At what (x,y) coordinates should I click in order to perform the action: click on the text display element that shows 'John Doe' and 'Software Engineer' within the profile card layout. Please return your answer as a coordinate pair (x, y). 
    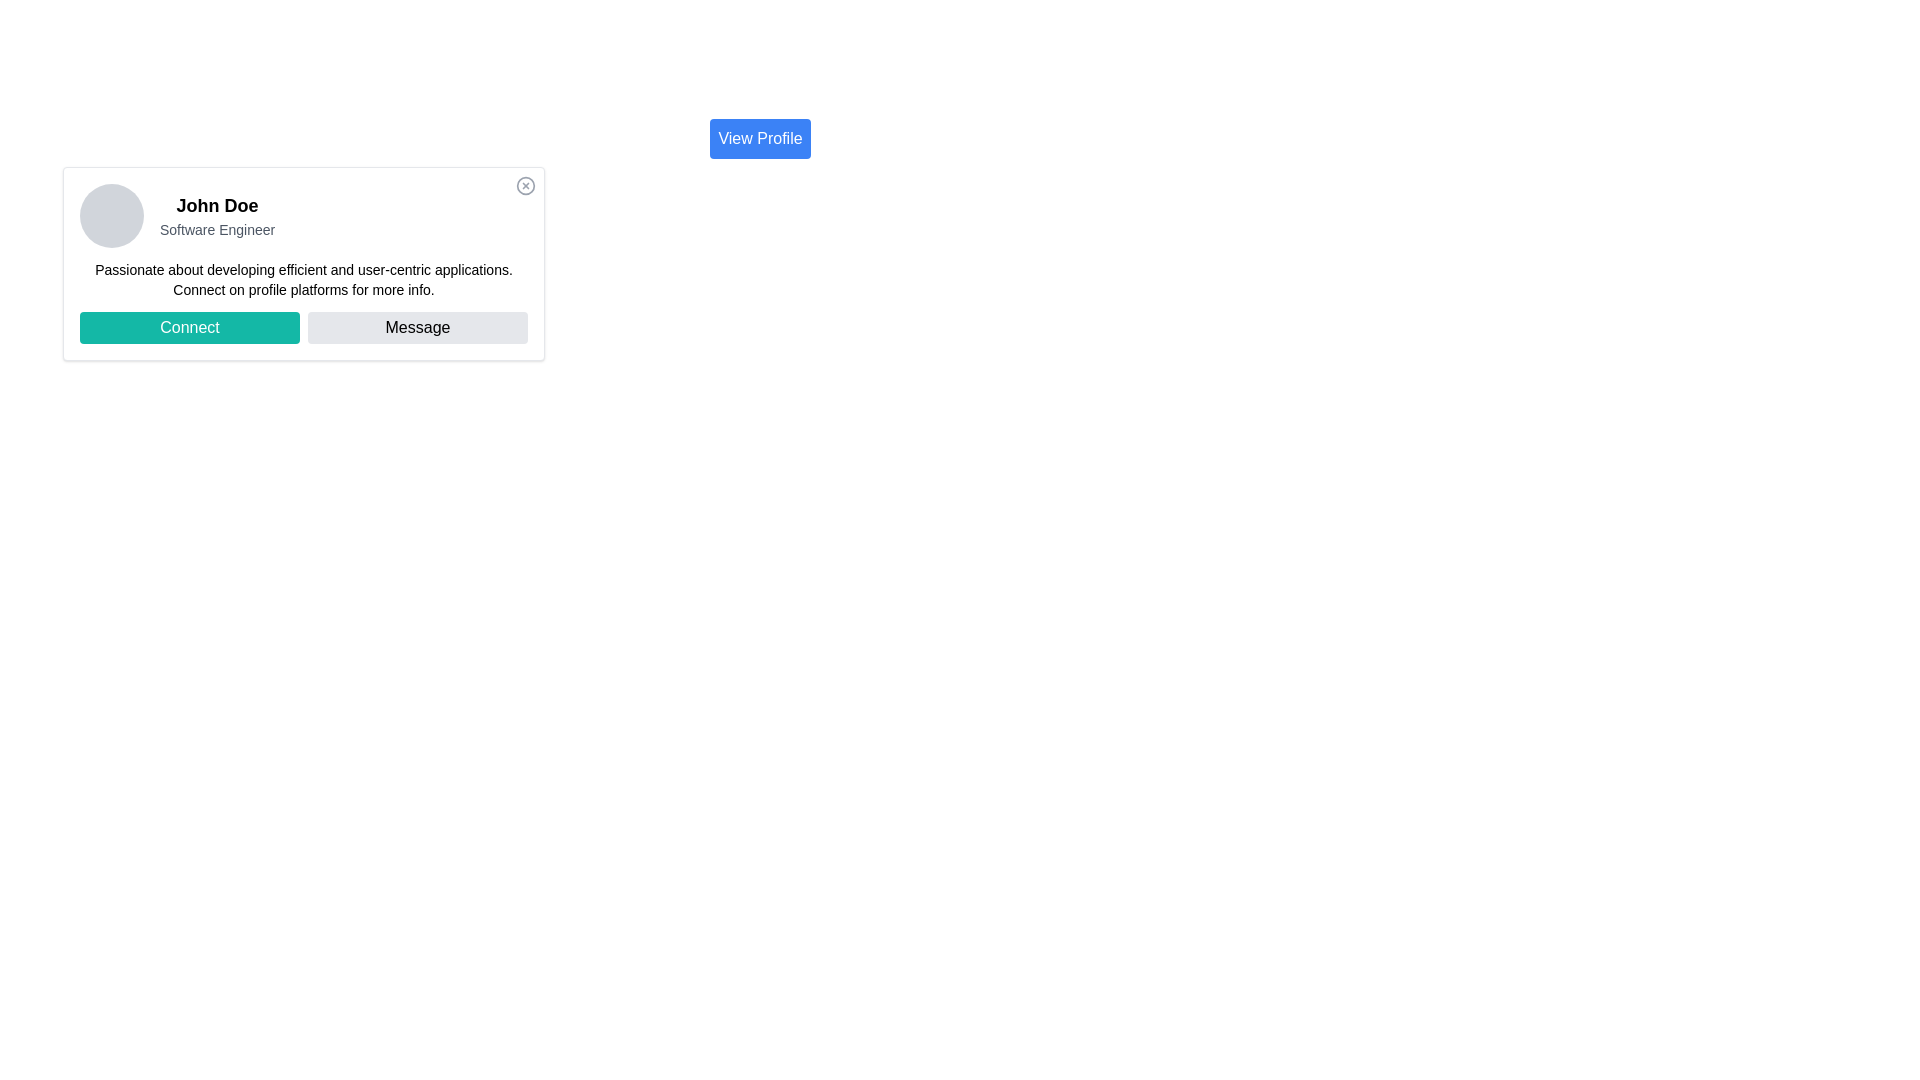
    Looking at the image, I should click on (217, 216).